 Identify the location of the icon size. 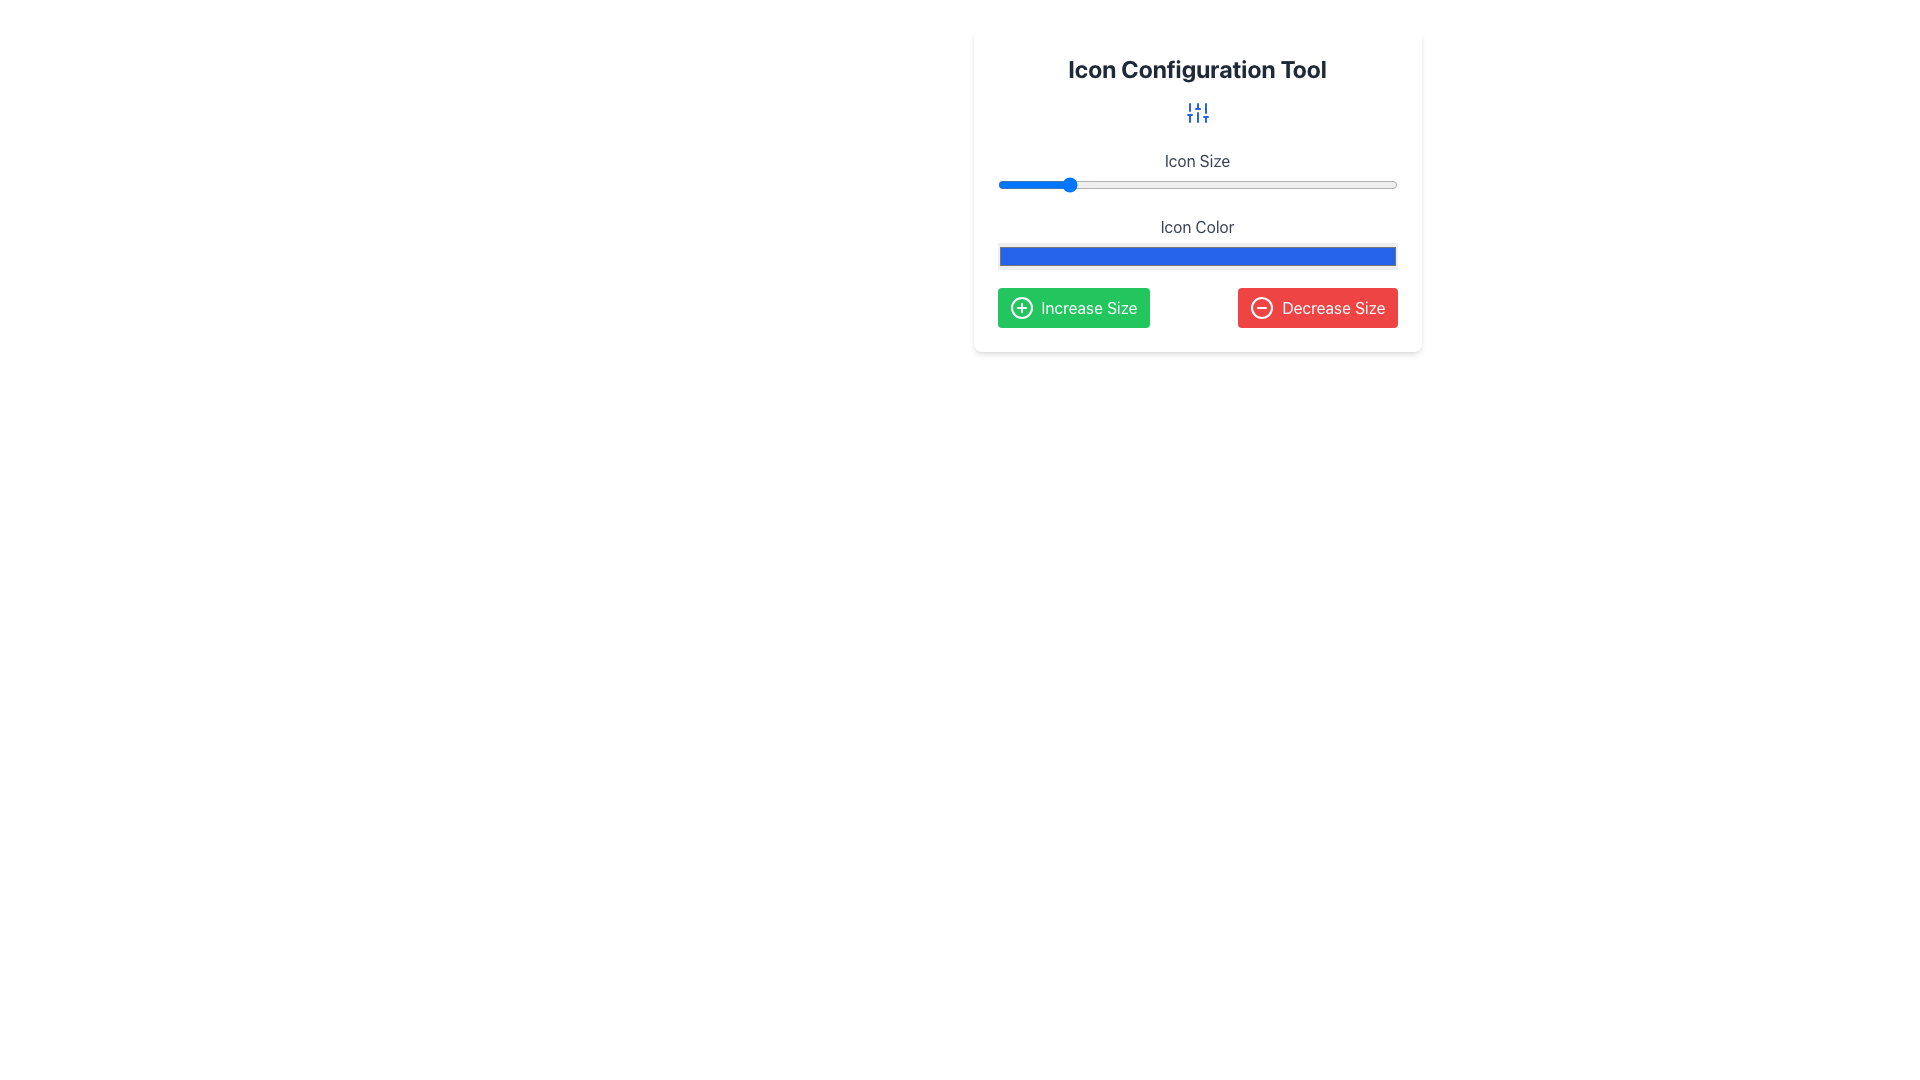
(1113, 185).